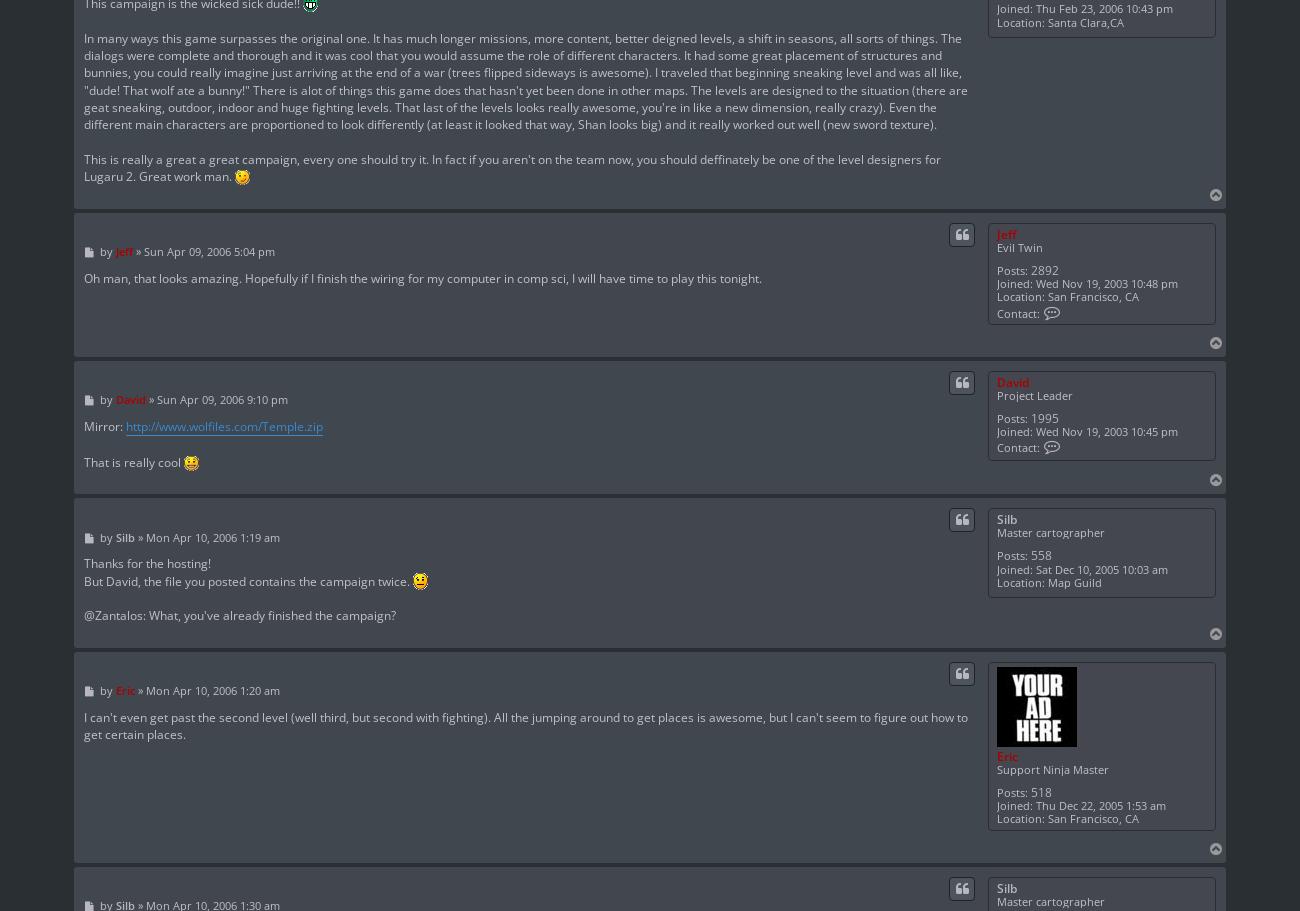 The image size is (1300, 911). Describe the element at coordinates (212, 689) in the screenshot. I see `'Mon Apr 10, 2006 1:20 am'` at that location.